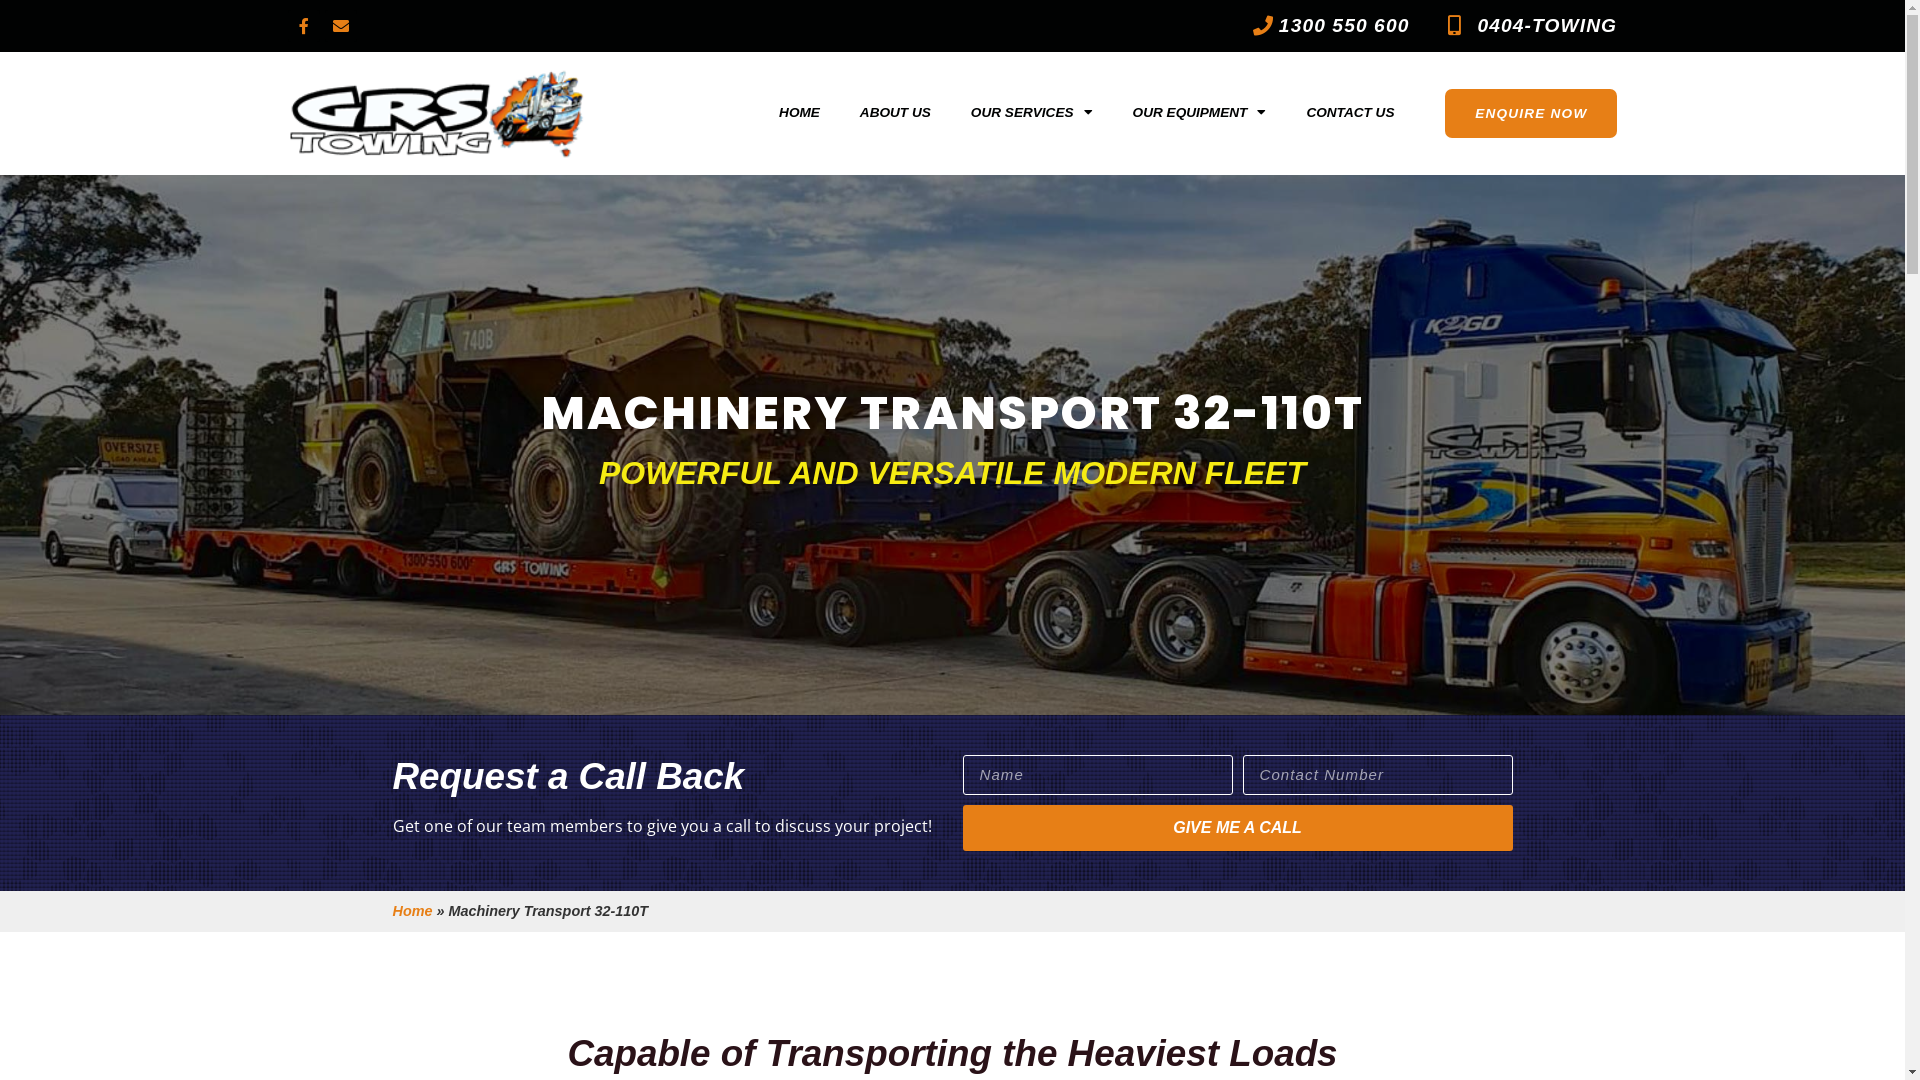 The image size is (1920, 1080). I want to click on 'CONTACT US', so click(1349, 112).